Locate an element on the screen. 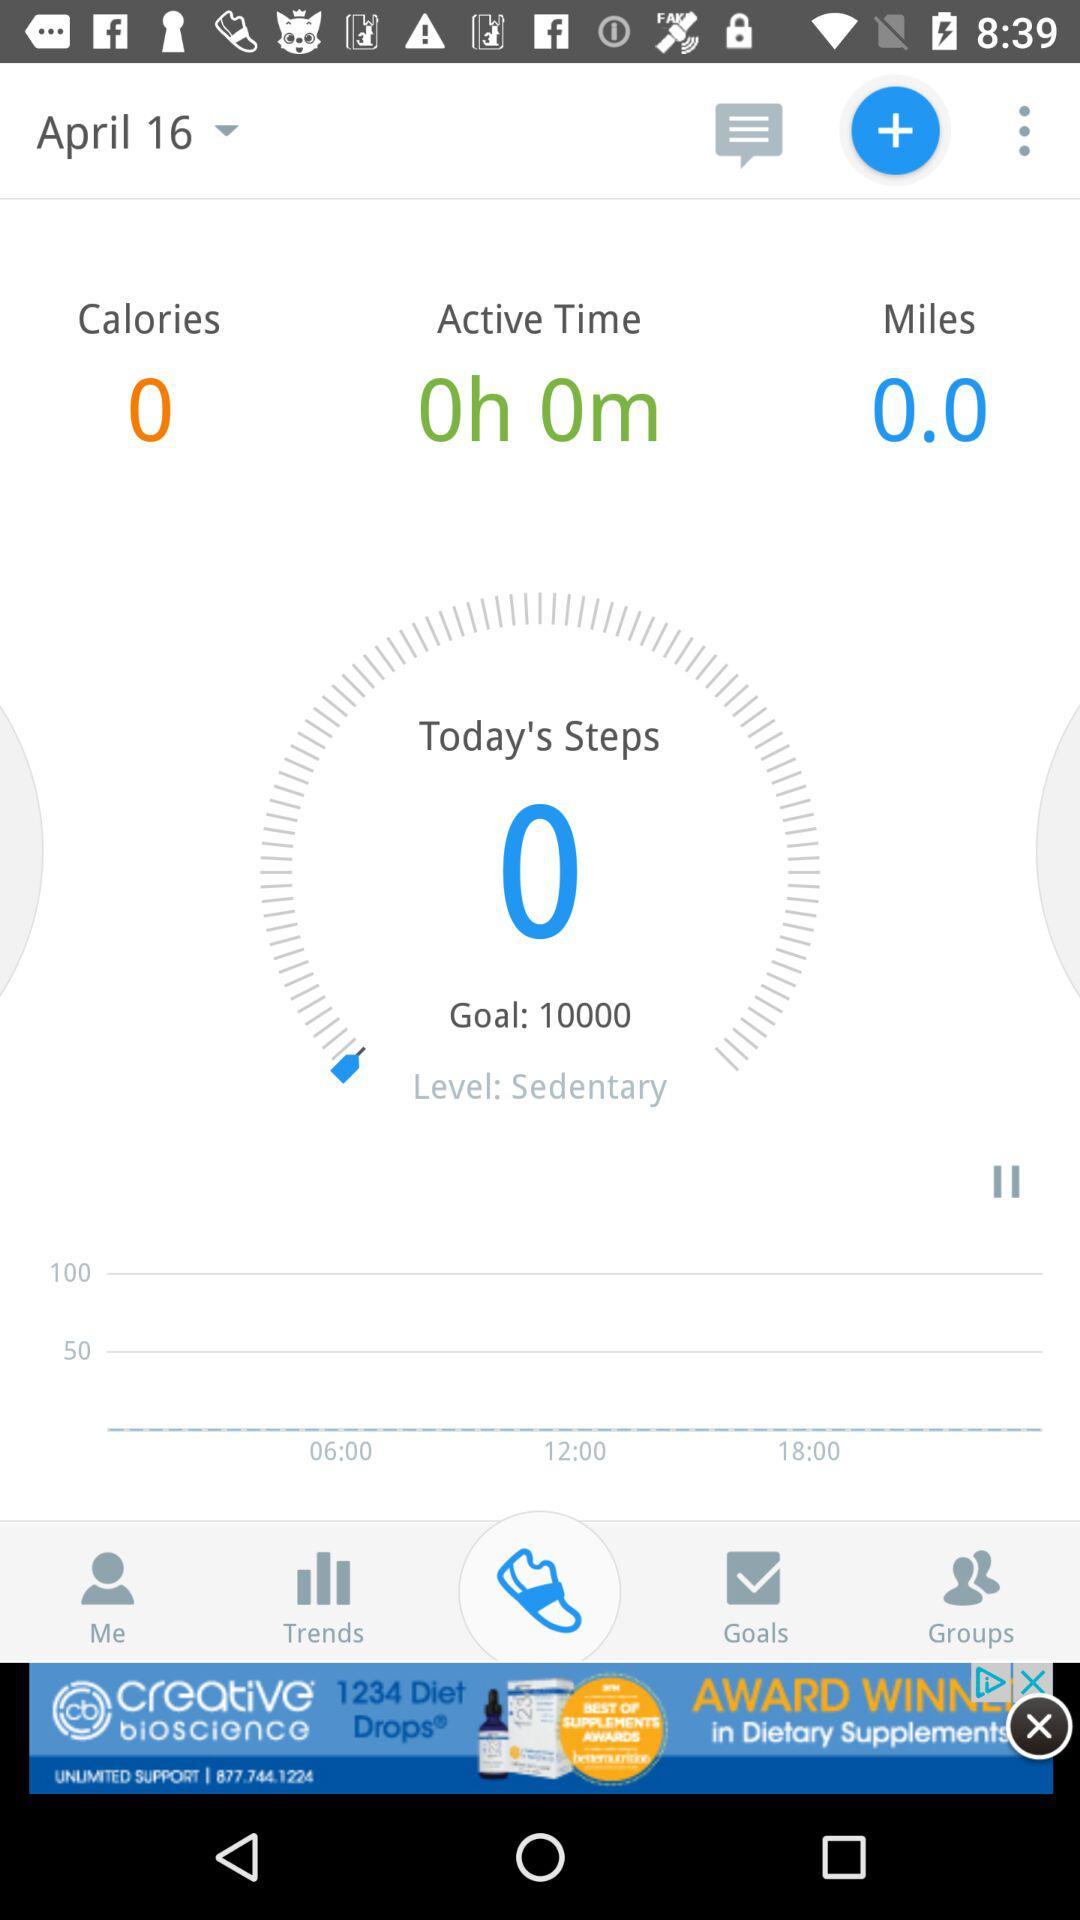 Image resolution: width=1080 pixels, height=1920 pixels. the avatar icon is located at coordinates (107, 1577).